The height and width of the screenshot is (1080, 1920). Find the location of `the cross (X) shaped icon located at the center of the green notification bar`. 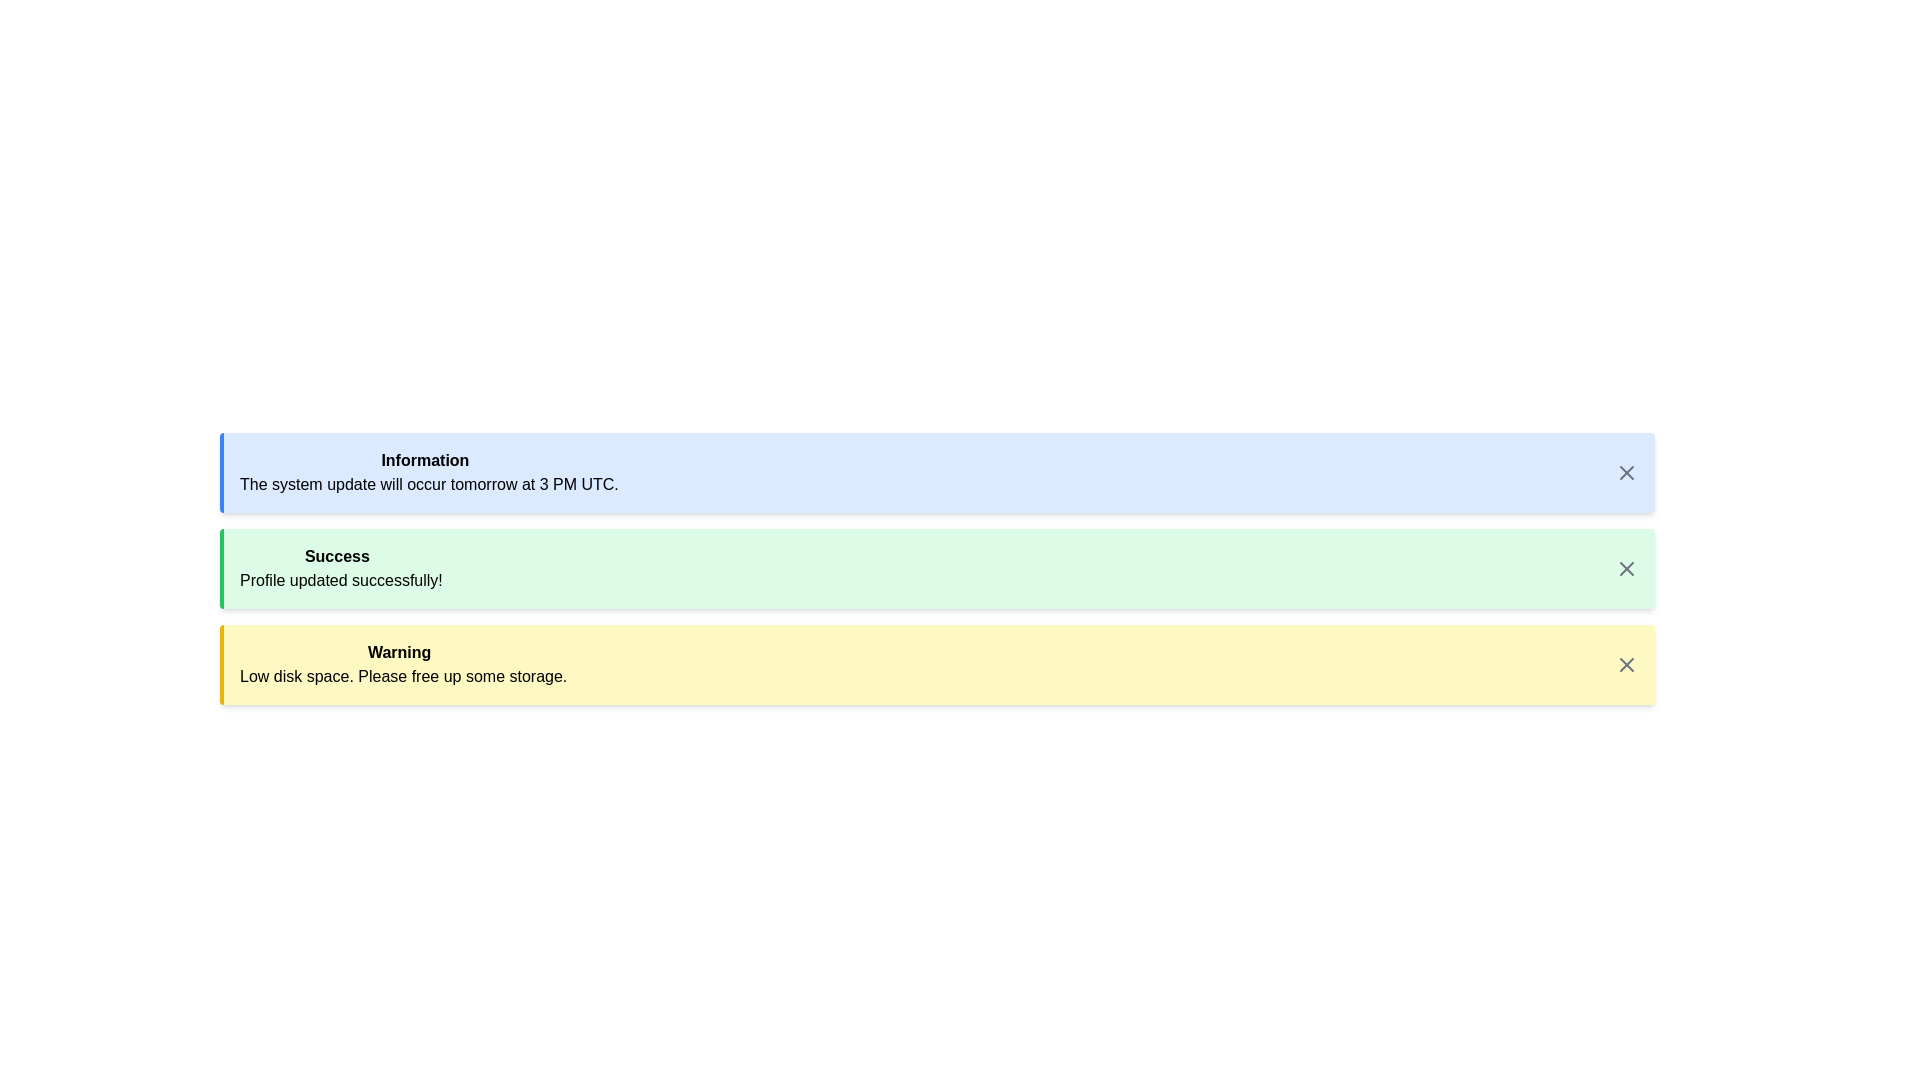

the cross (X) shaped icon located at the center of the green notification bar is located at coordinates (1627, 569).